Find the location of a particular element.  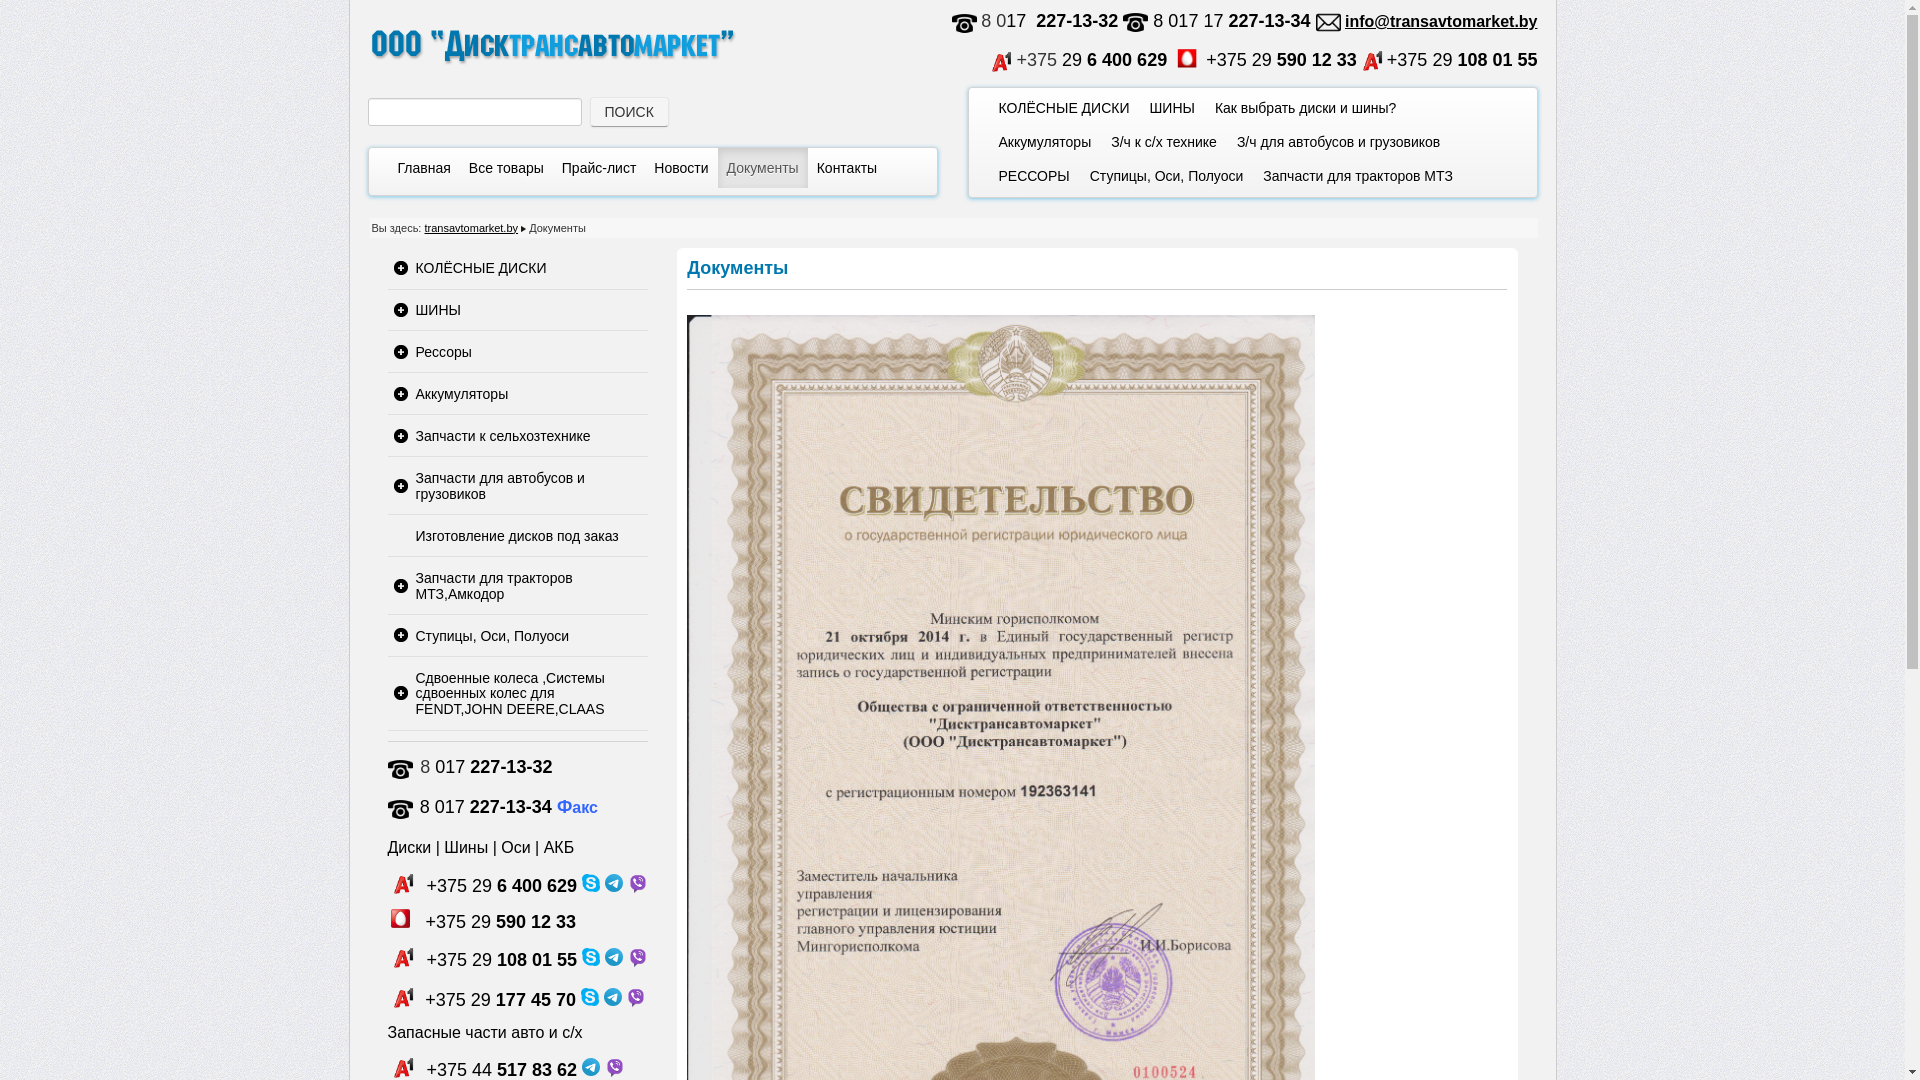

'info@transavtomarket.by' is located at coordinates (1441, 21).